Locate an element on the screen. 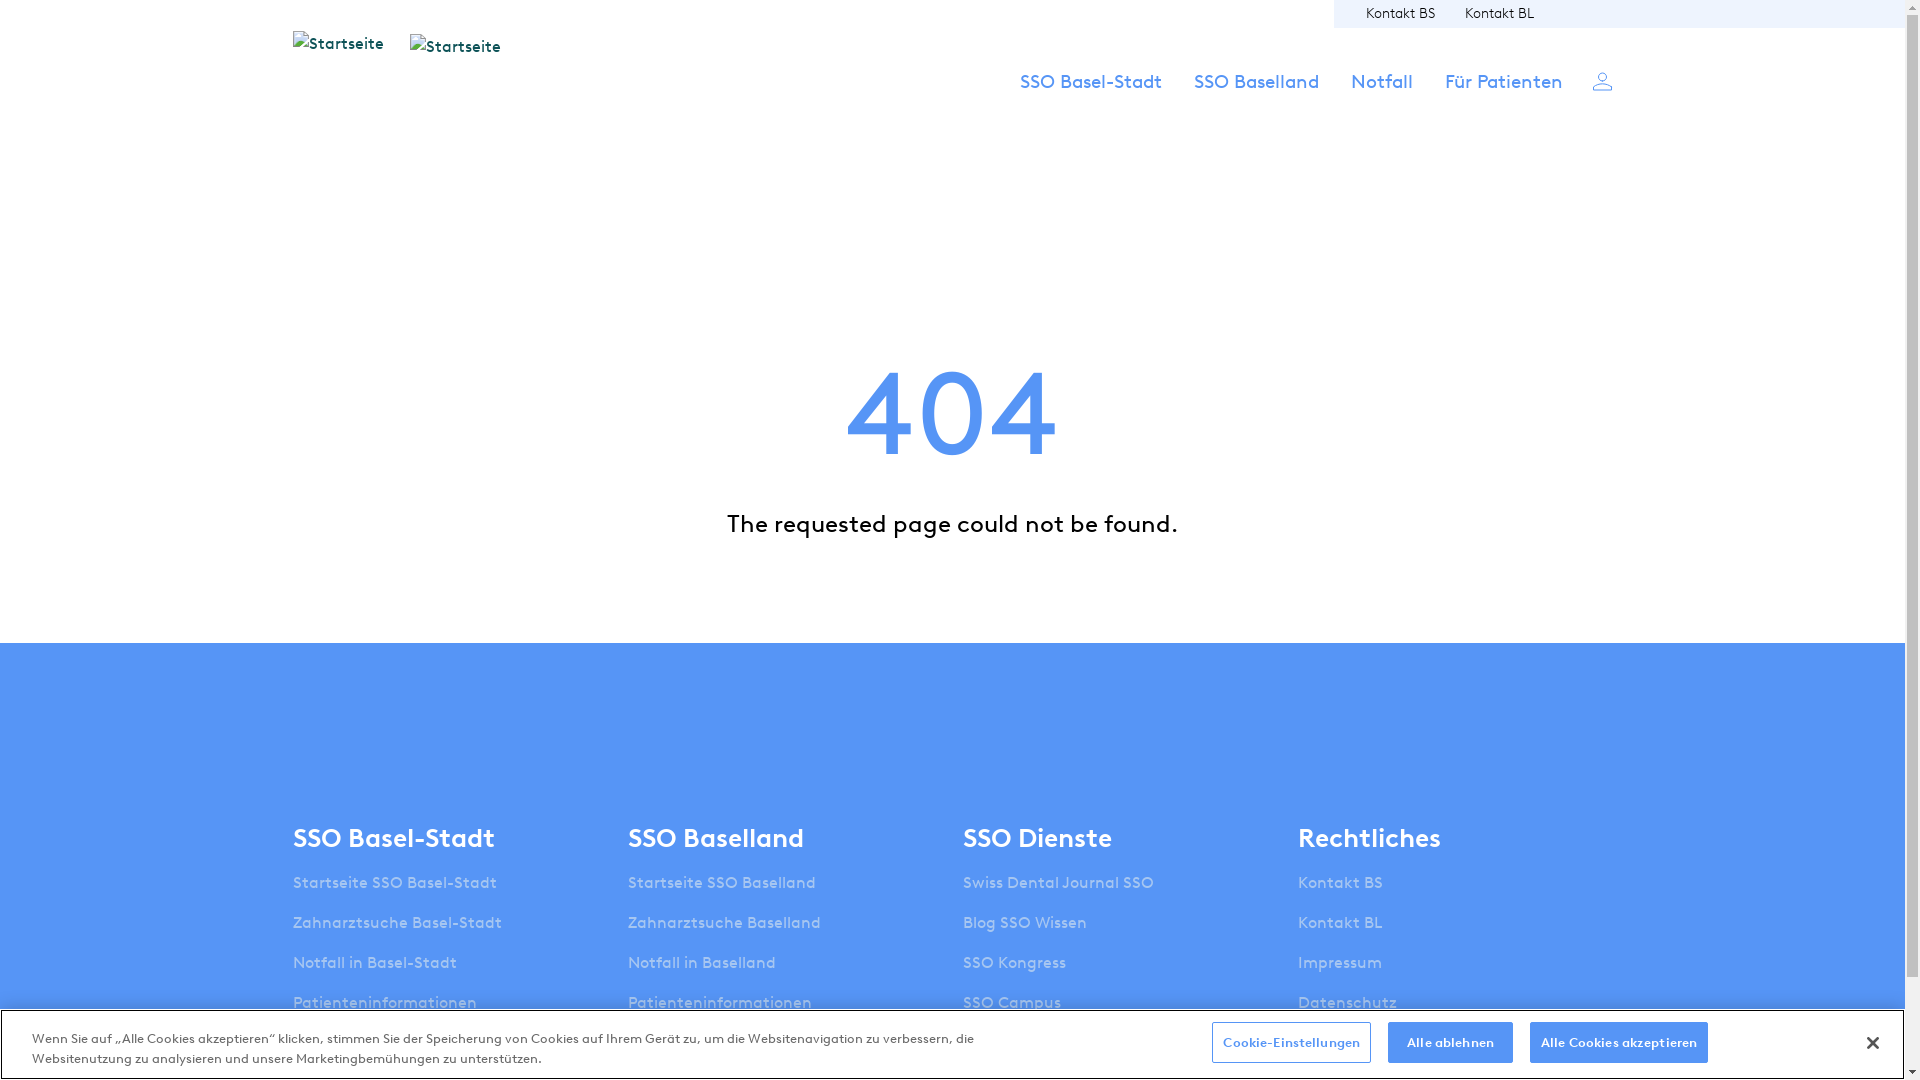  'Alle ablehnen' is located at coordinates (1450, 1041).